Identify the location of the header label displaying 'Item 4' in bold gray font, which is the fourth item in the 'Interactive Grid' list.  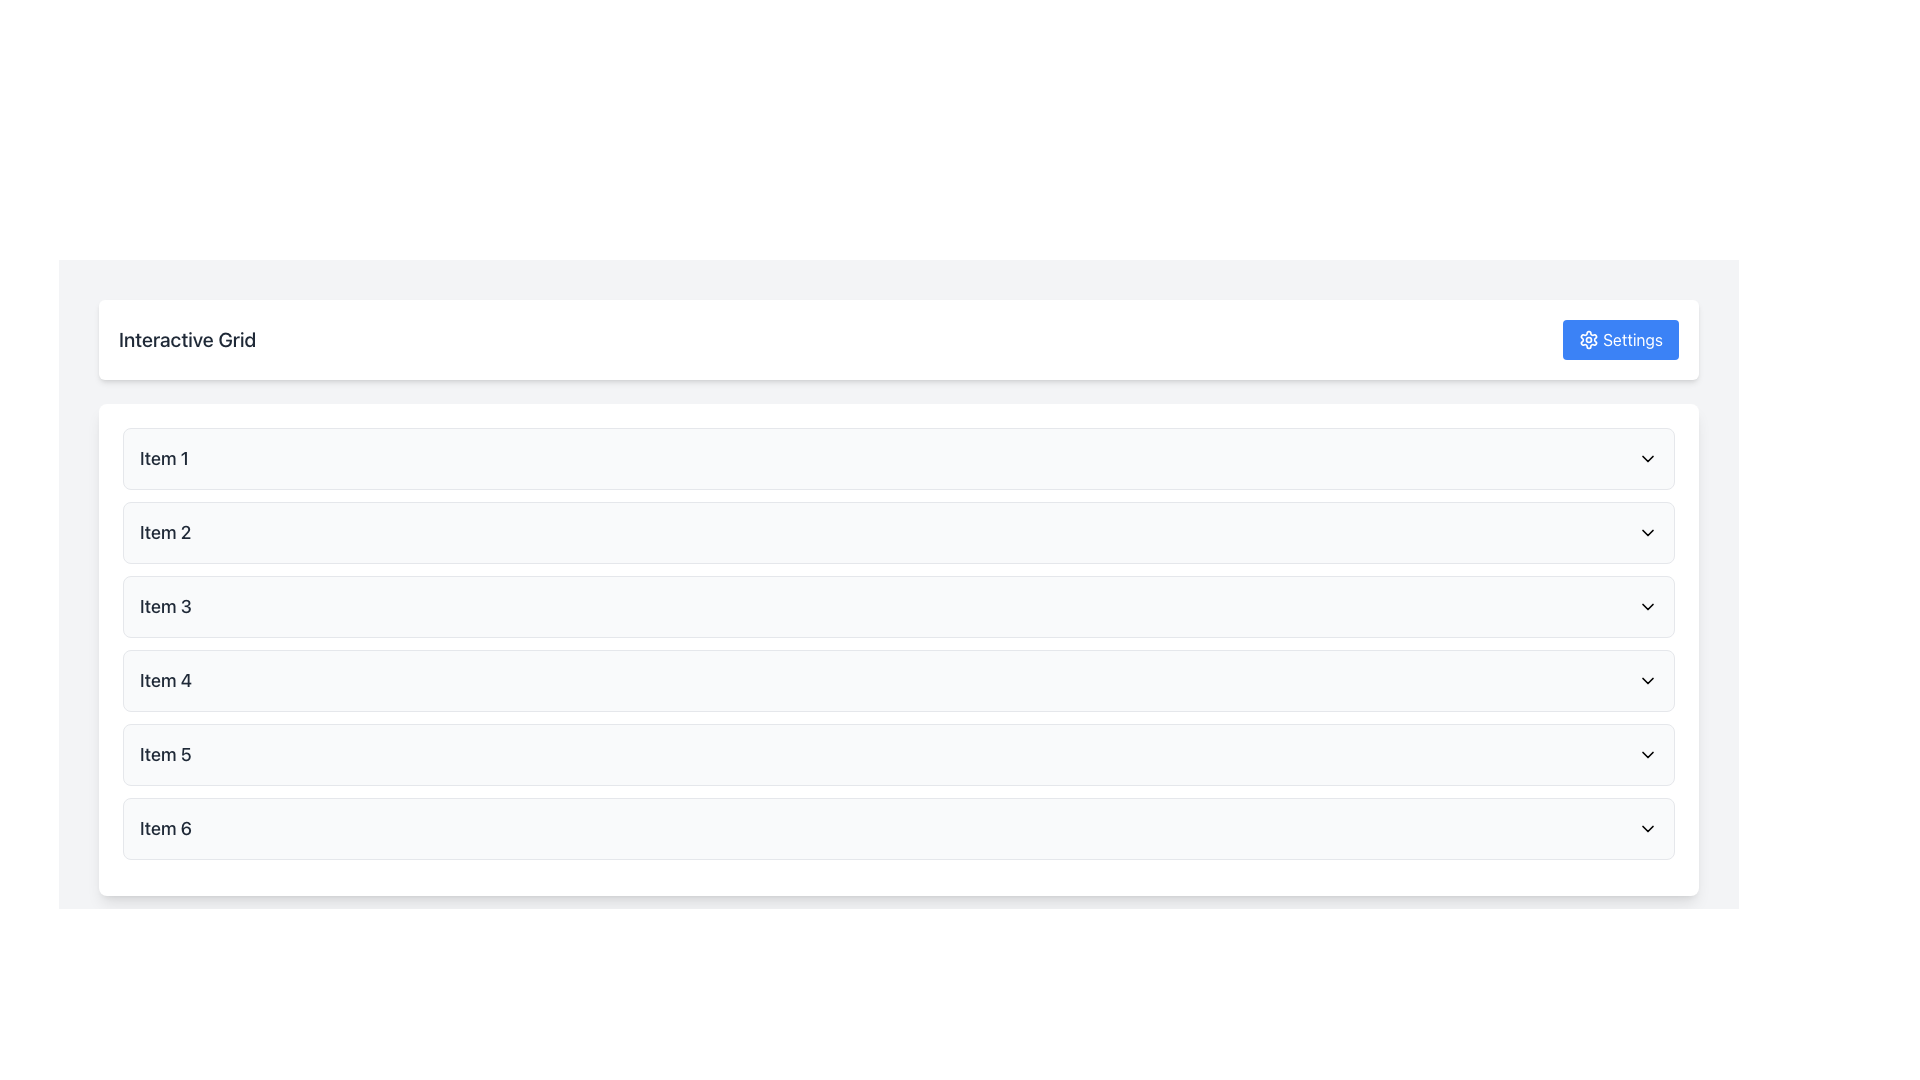
(166, 680).